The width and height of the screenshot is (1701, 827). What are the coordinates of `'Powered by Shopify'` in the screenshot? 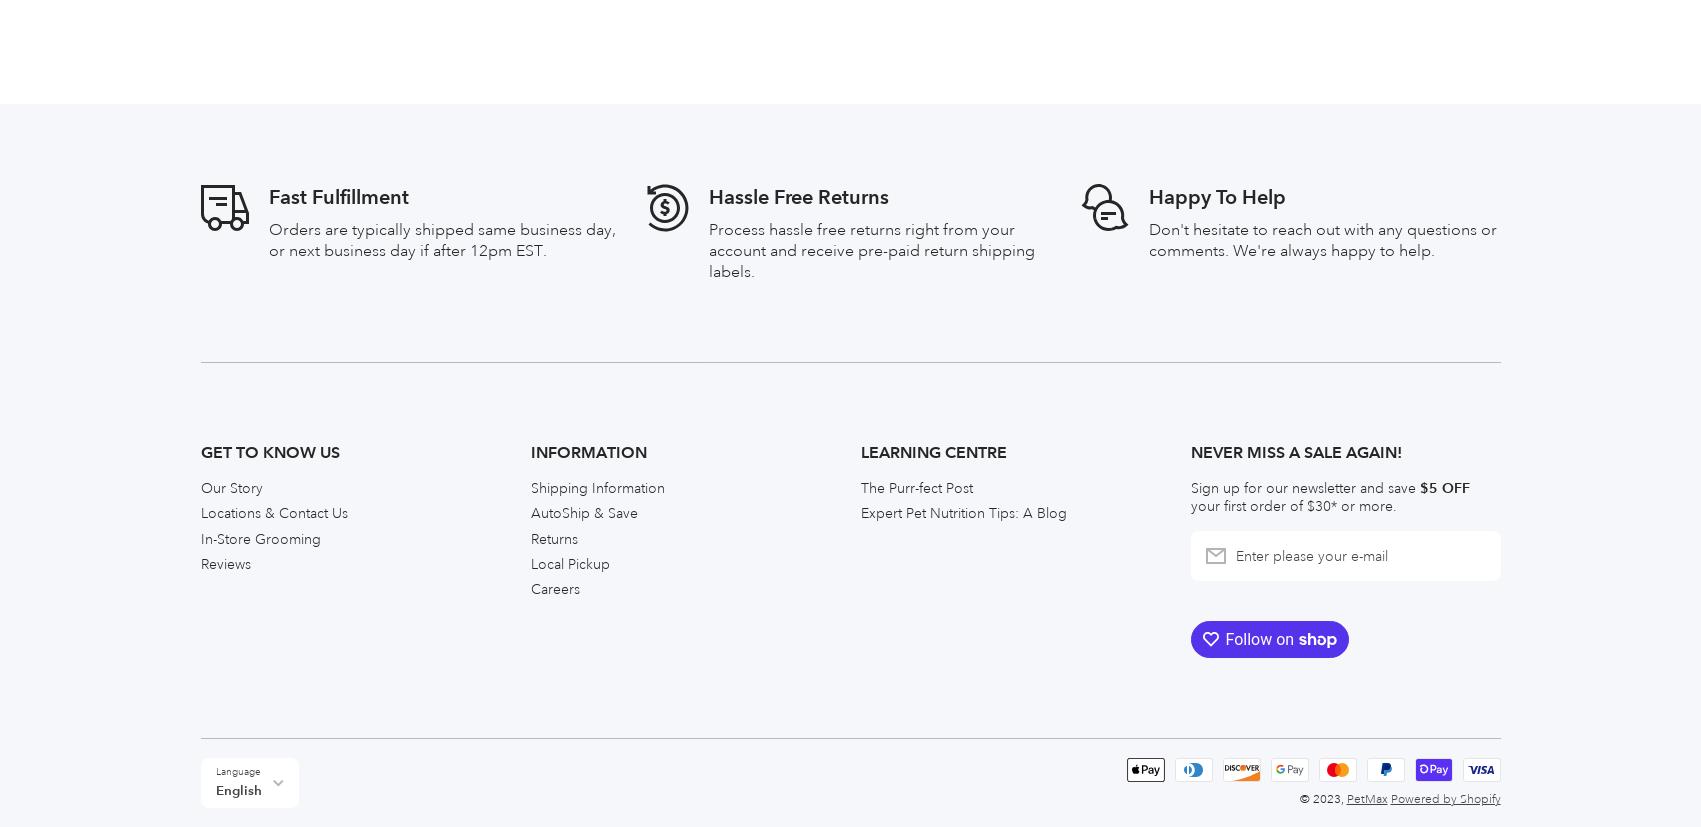 It's located at (1443, 348).